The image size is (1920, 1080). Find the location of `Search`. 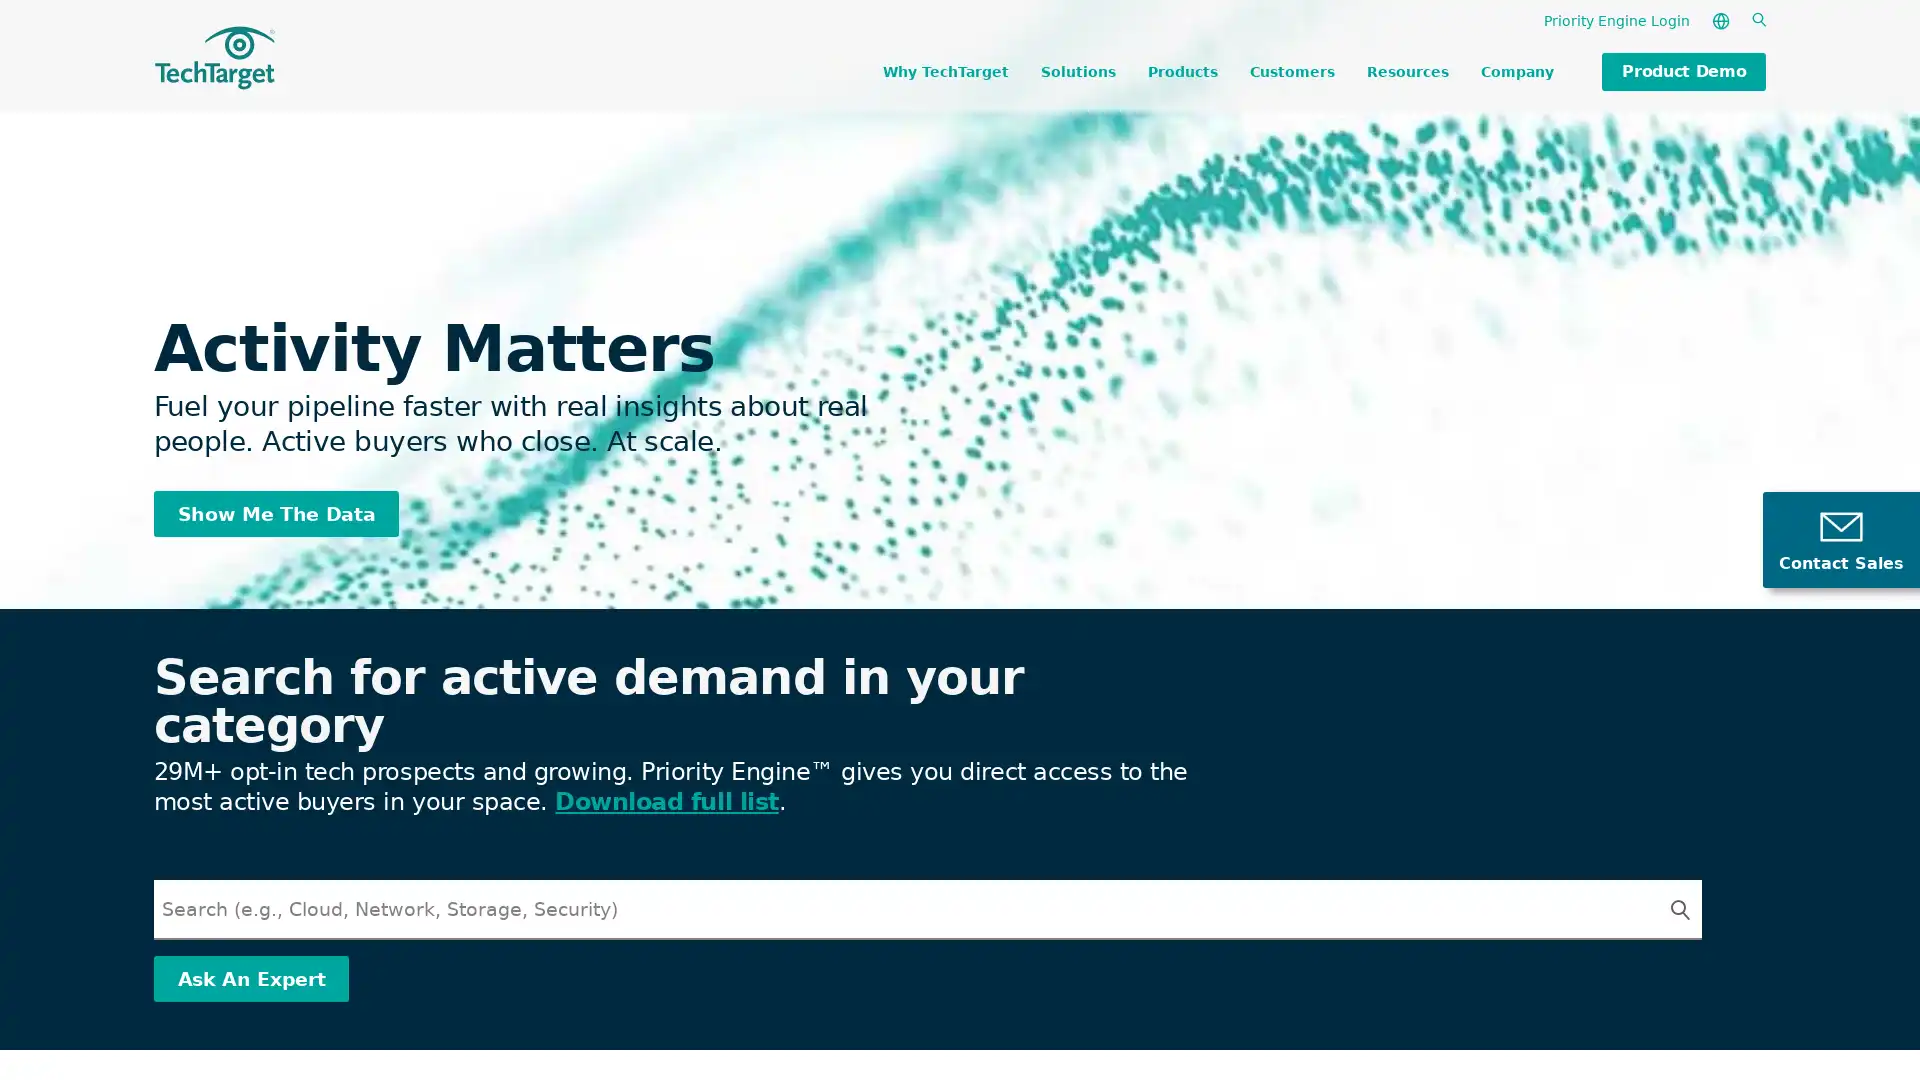

Search is located at coordinates (1680, 910).